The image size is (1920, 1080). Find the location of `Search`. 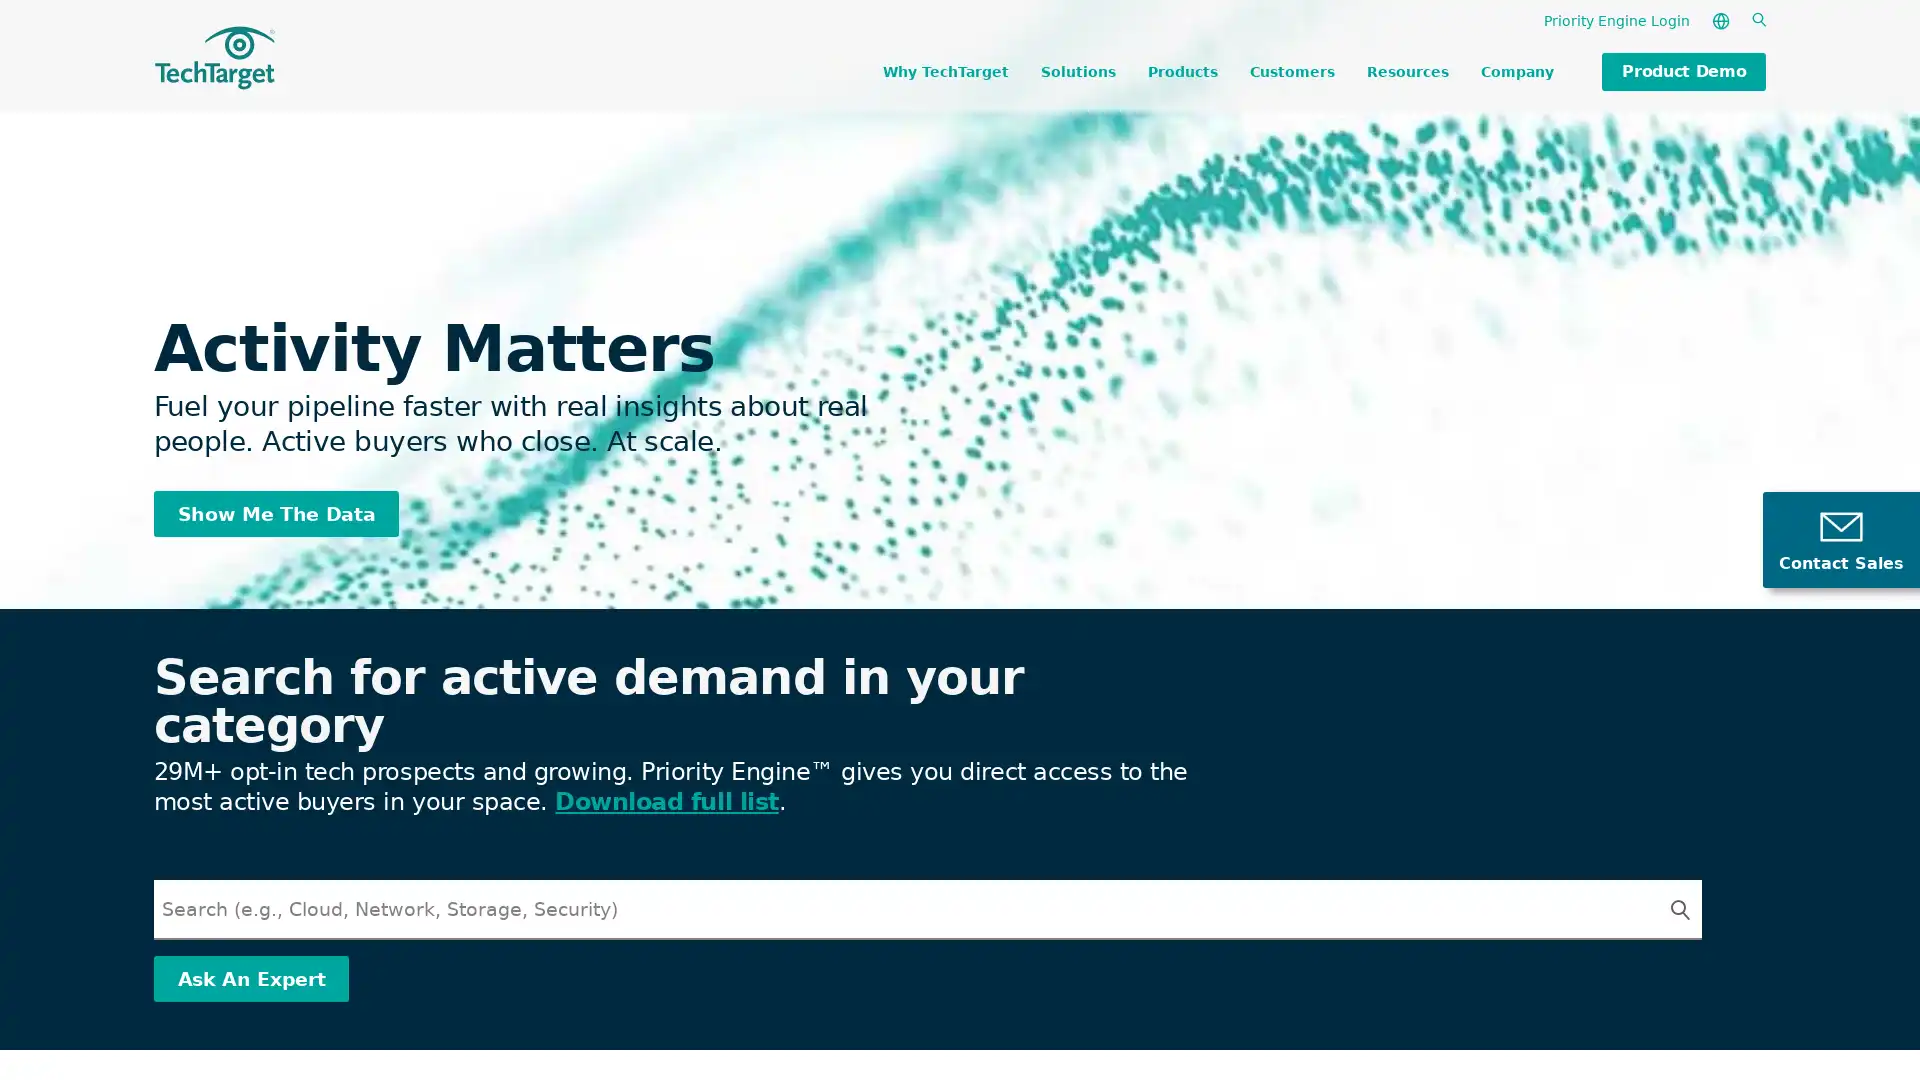

Search is located at coordinates (1680, 910).